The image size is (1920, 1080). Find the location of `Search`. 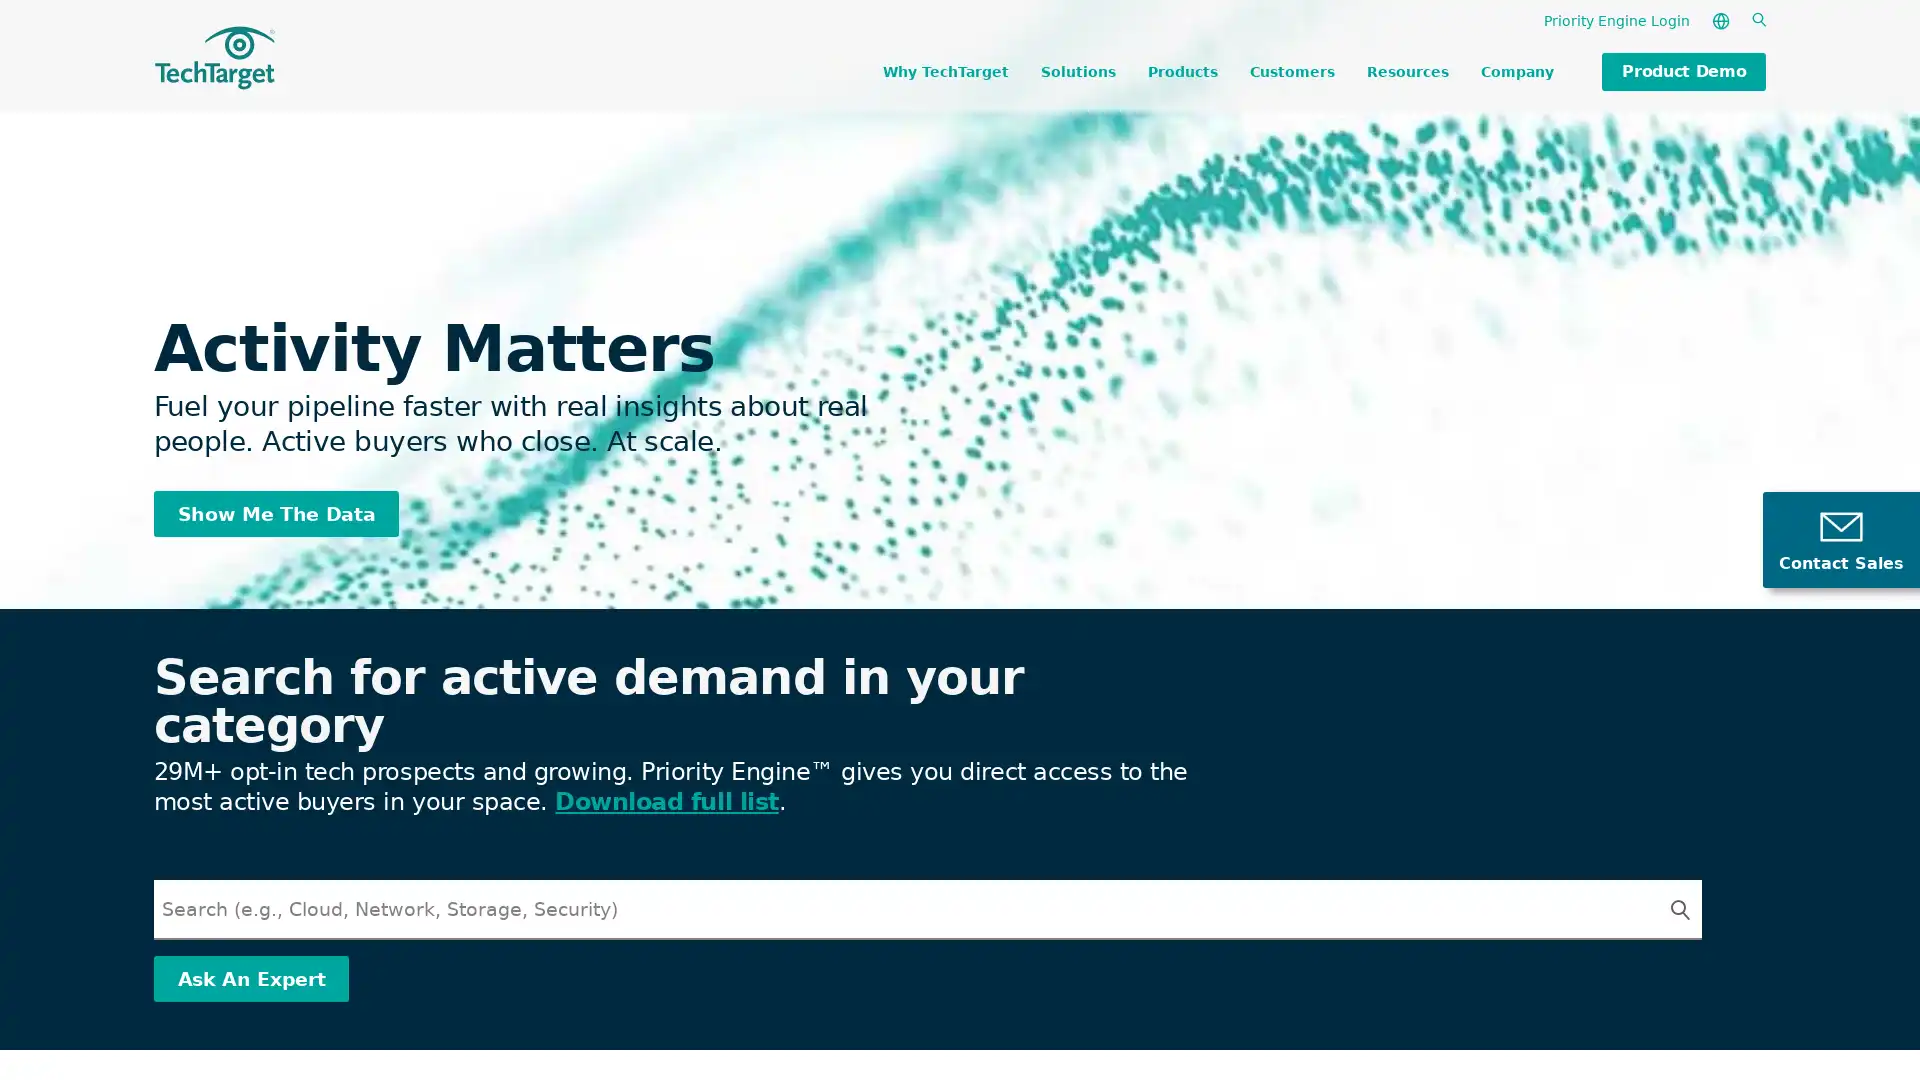

Search is located at coordinates (1680, 910).